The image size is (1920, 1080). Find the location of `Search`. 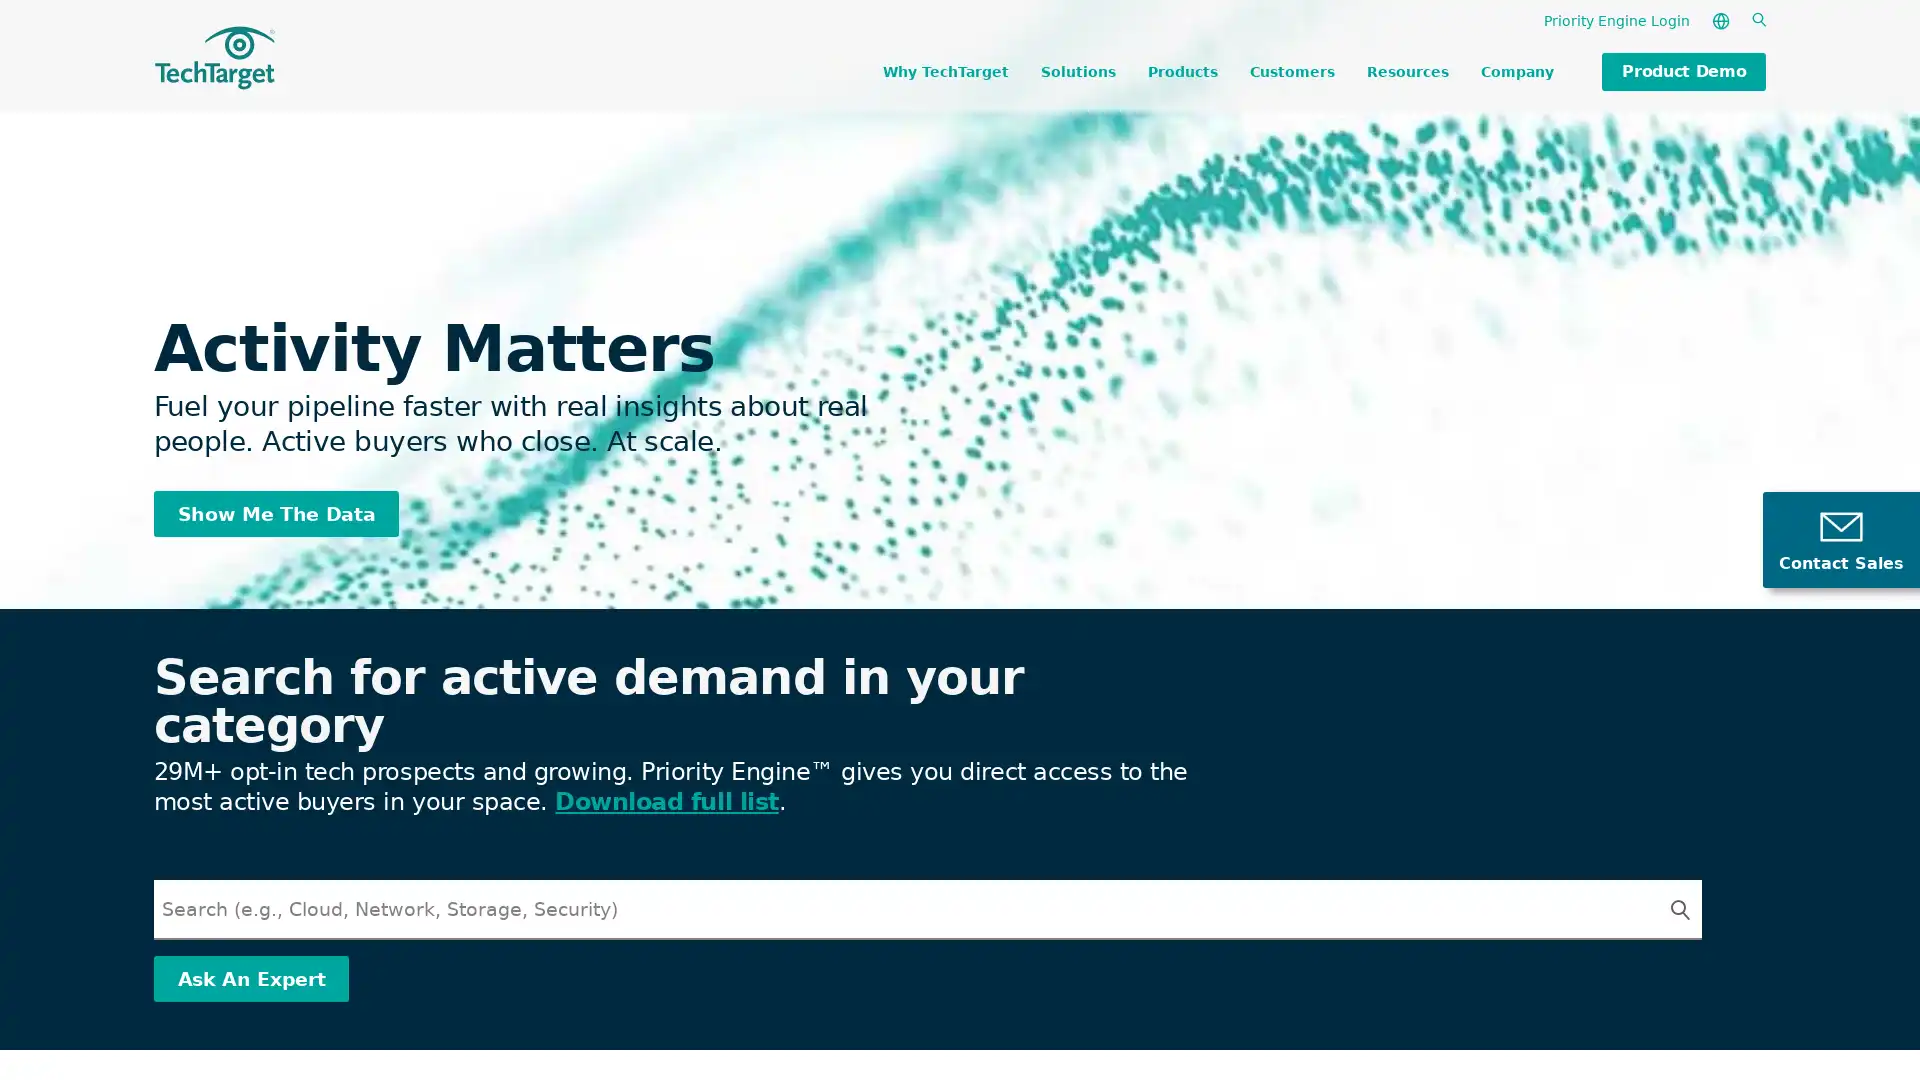

Search is located at coordinates (1680, 910).